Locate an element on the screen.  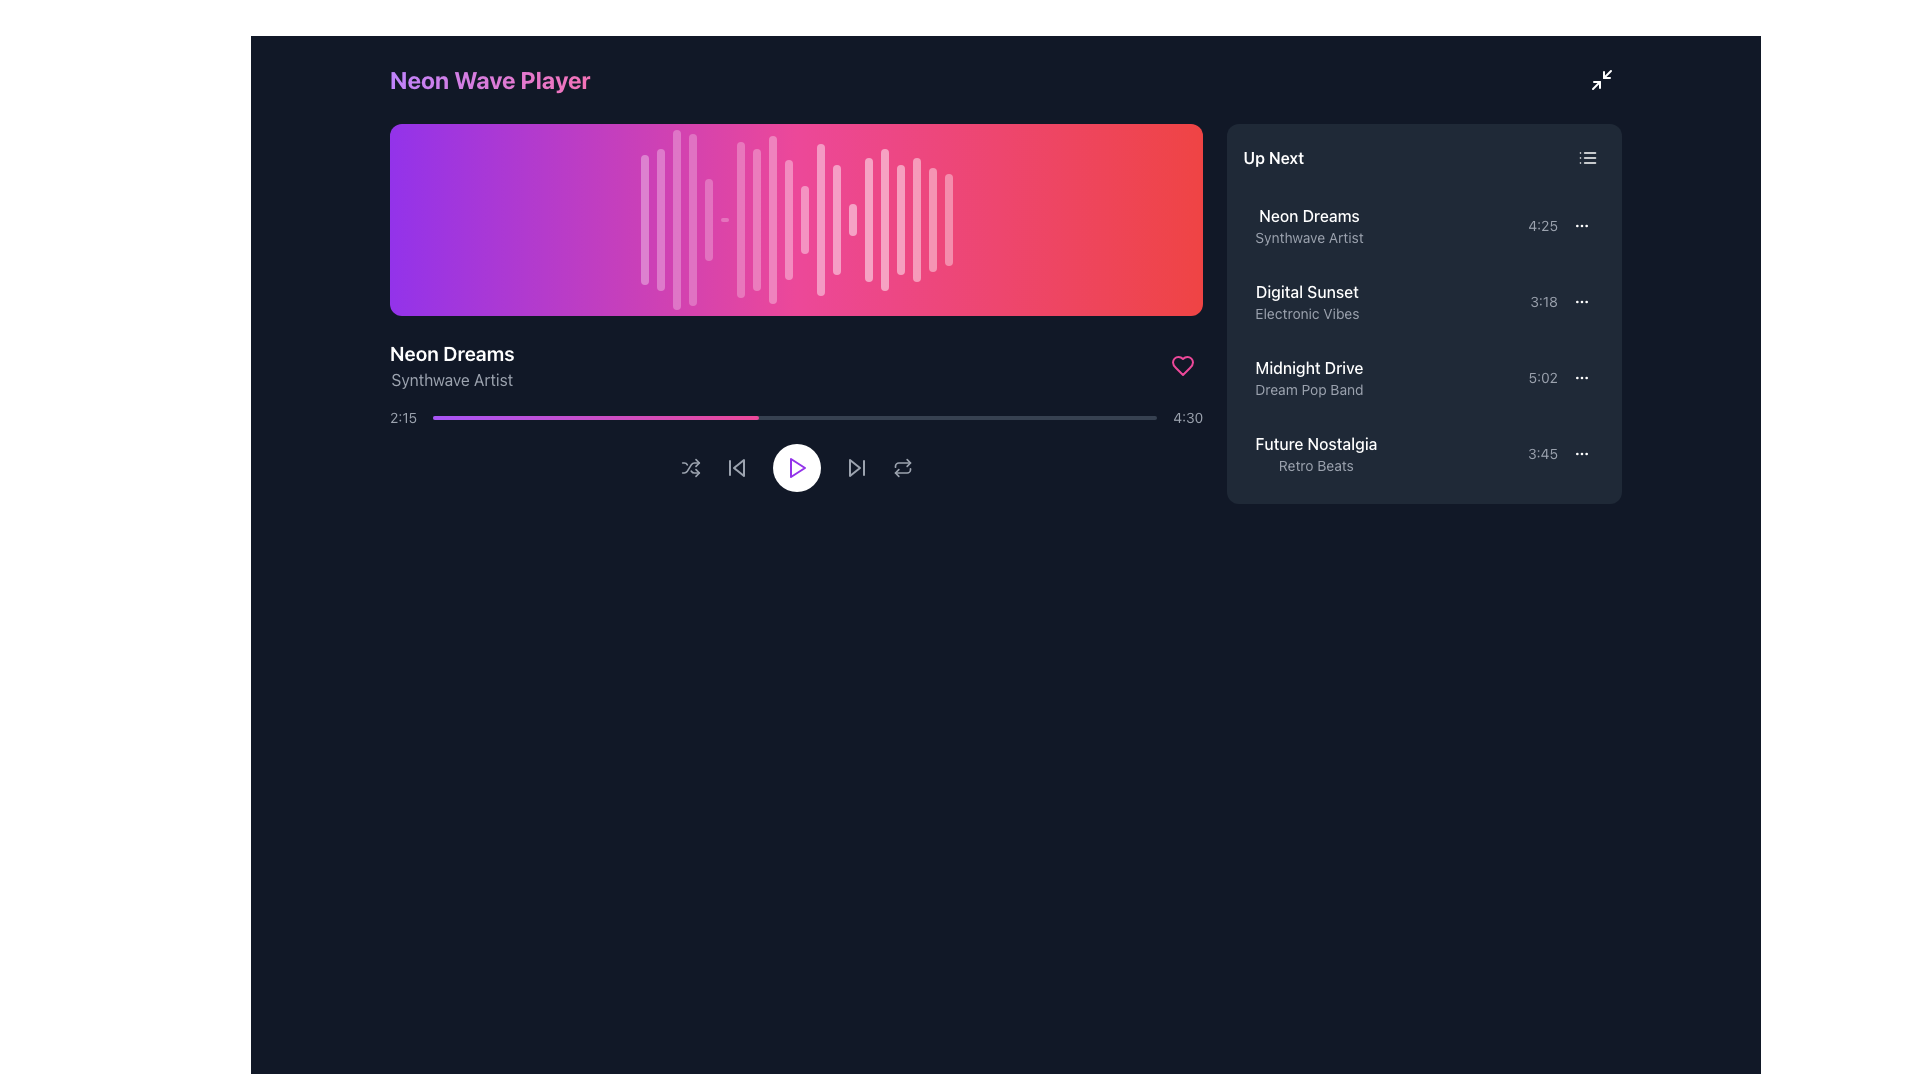
the controls of the media player interface located in the main content area below the waveform visualization is located at coordinates (795, 415).